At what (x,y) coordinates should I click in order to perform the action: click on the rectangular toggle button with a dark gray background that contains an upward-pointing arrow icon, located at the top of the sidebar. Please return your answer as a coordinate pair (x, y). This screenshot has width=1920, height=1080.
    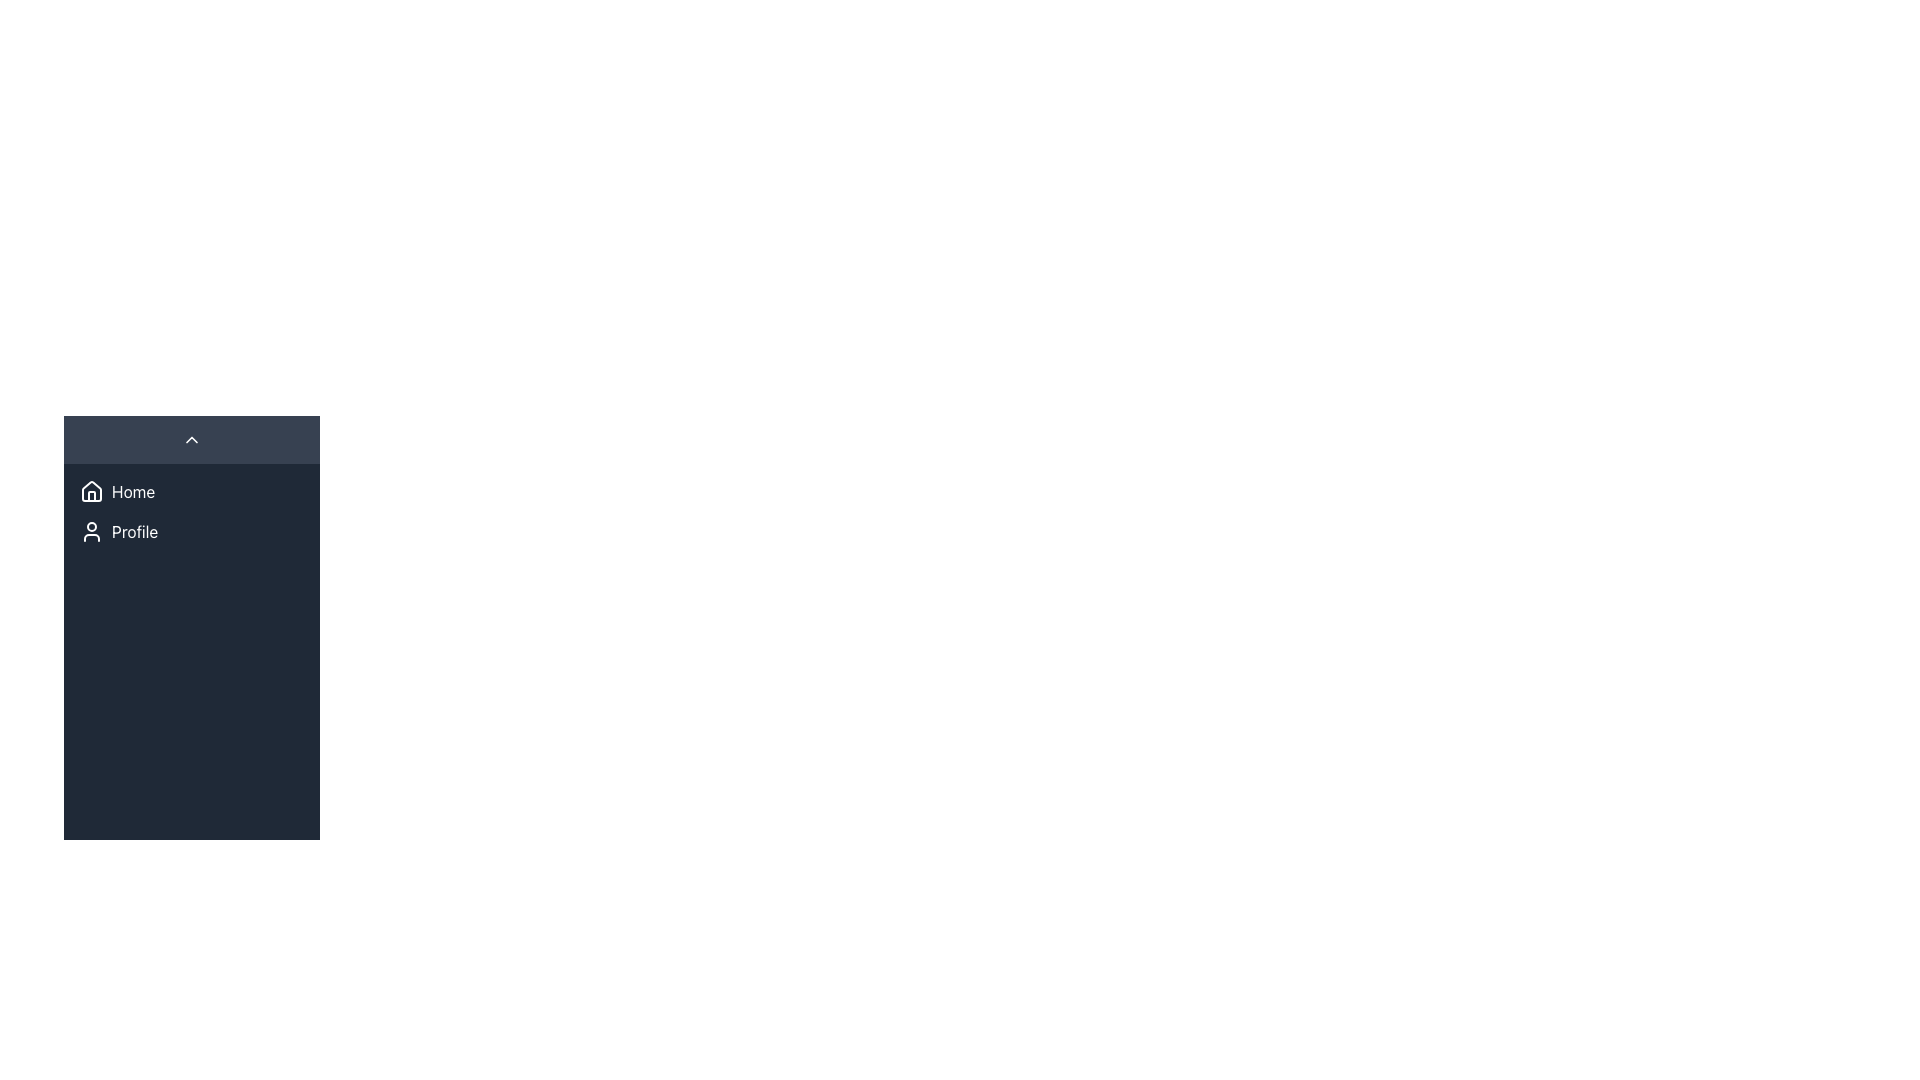
    Looking at the image, I should click on (192, 438).